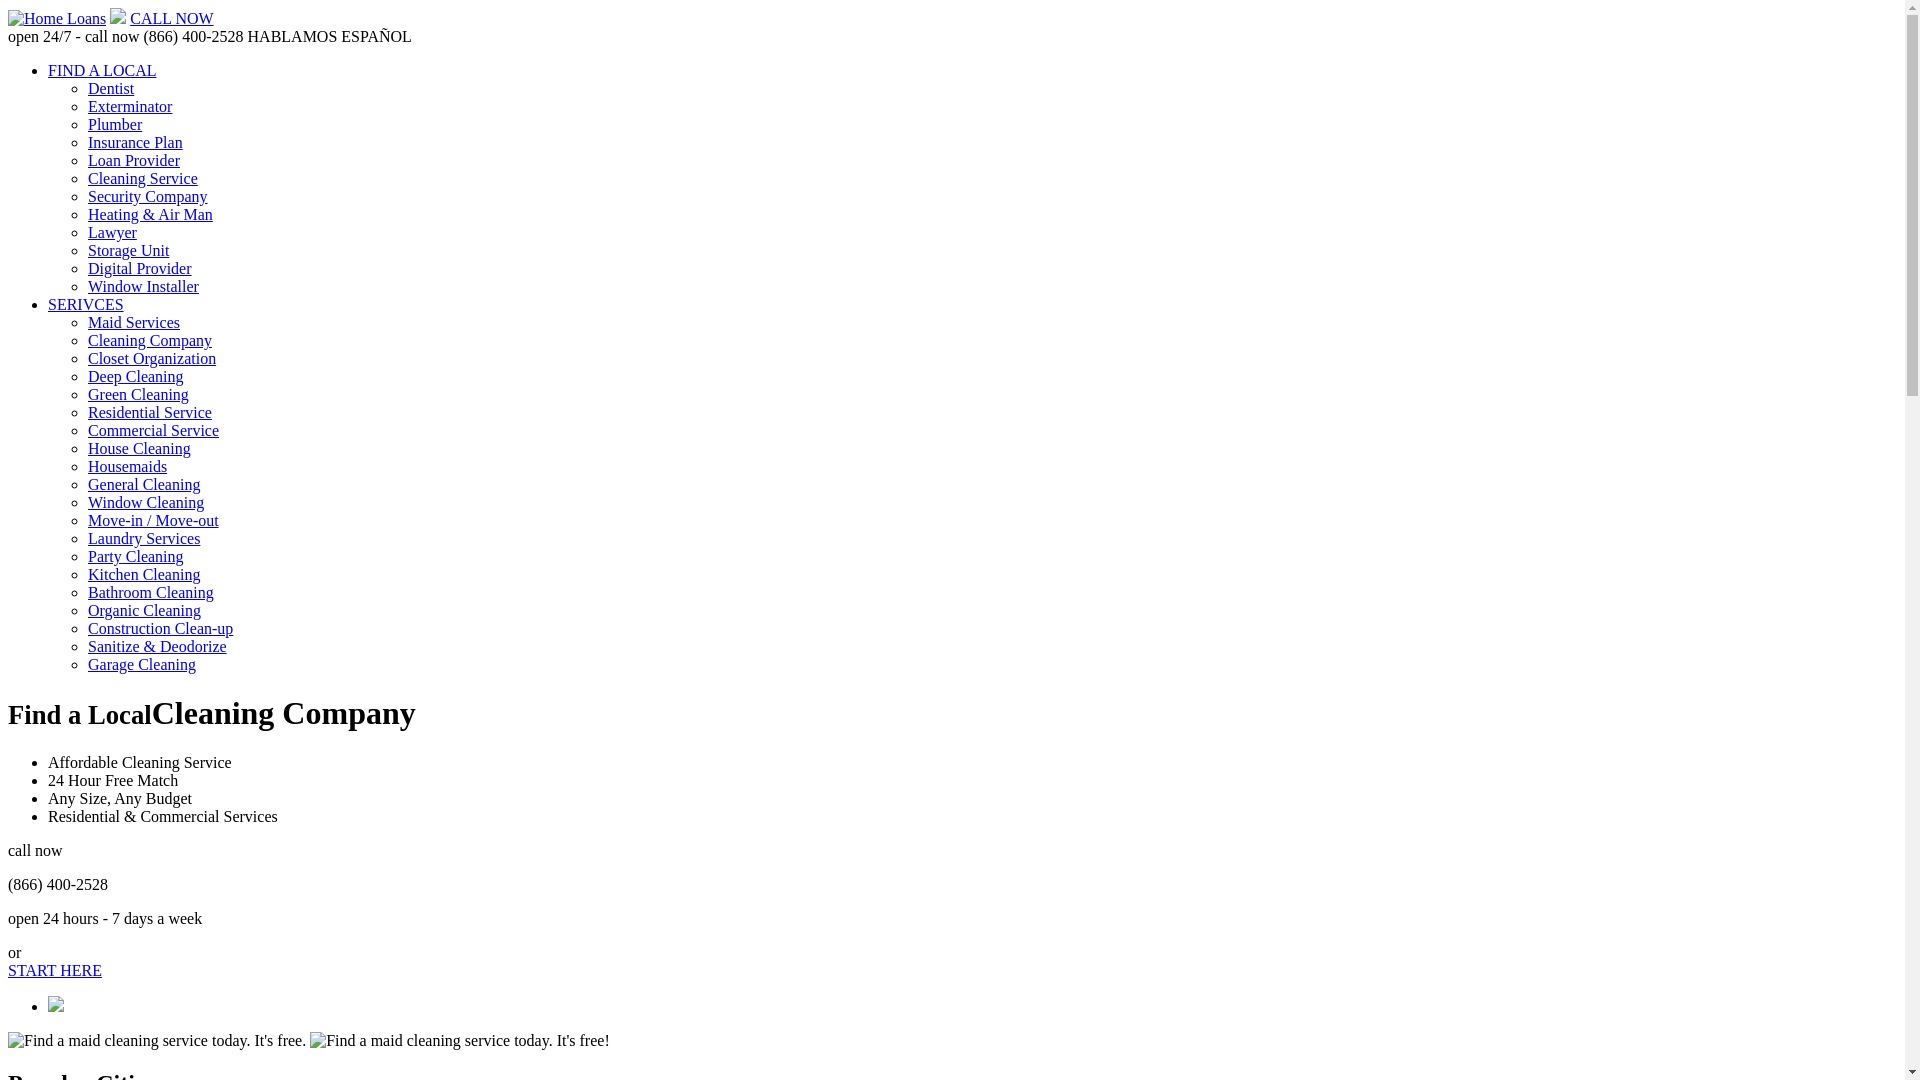 This screenshot has height=1080, width=1920. I want to click on 'Heating & Air Man', so click(149, 214).